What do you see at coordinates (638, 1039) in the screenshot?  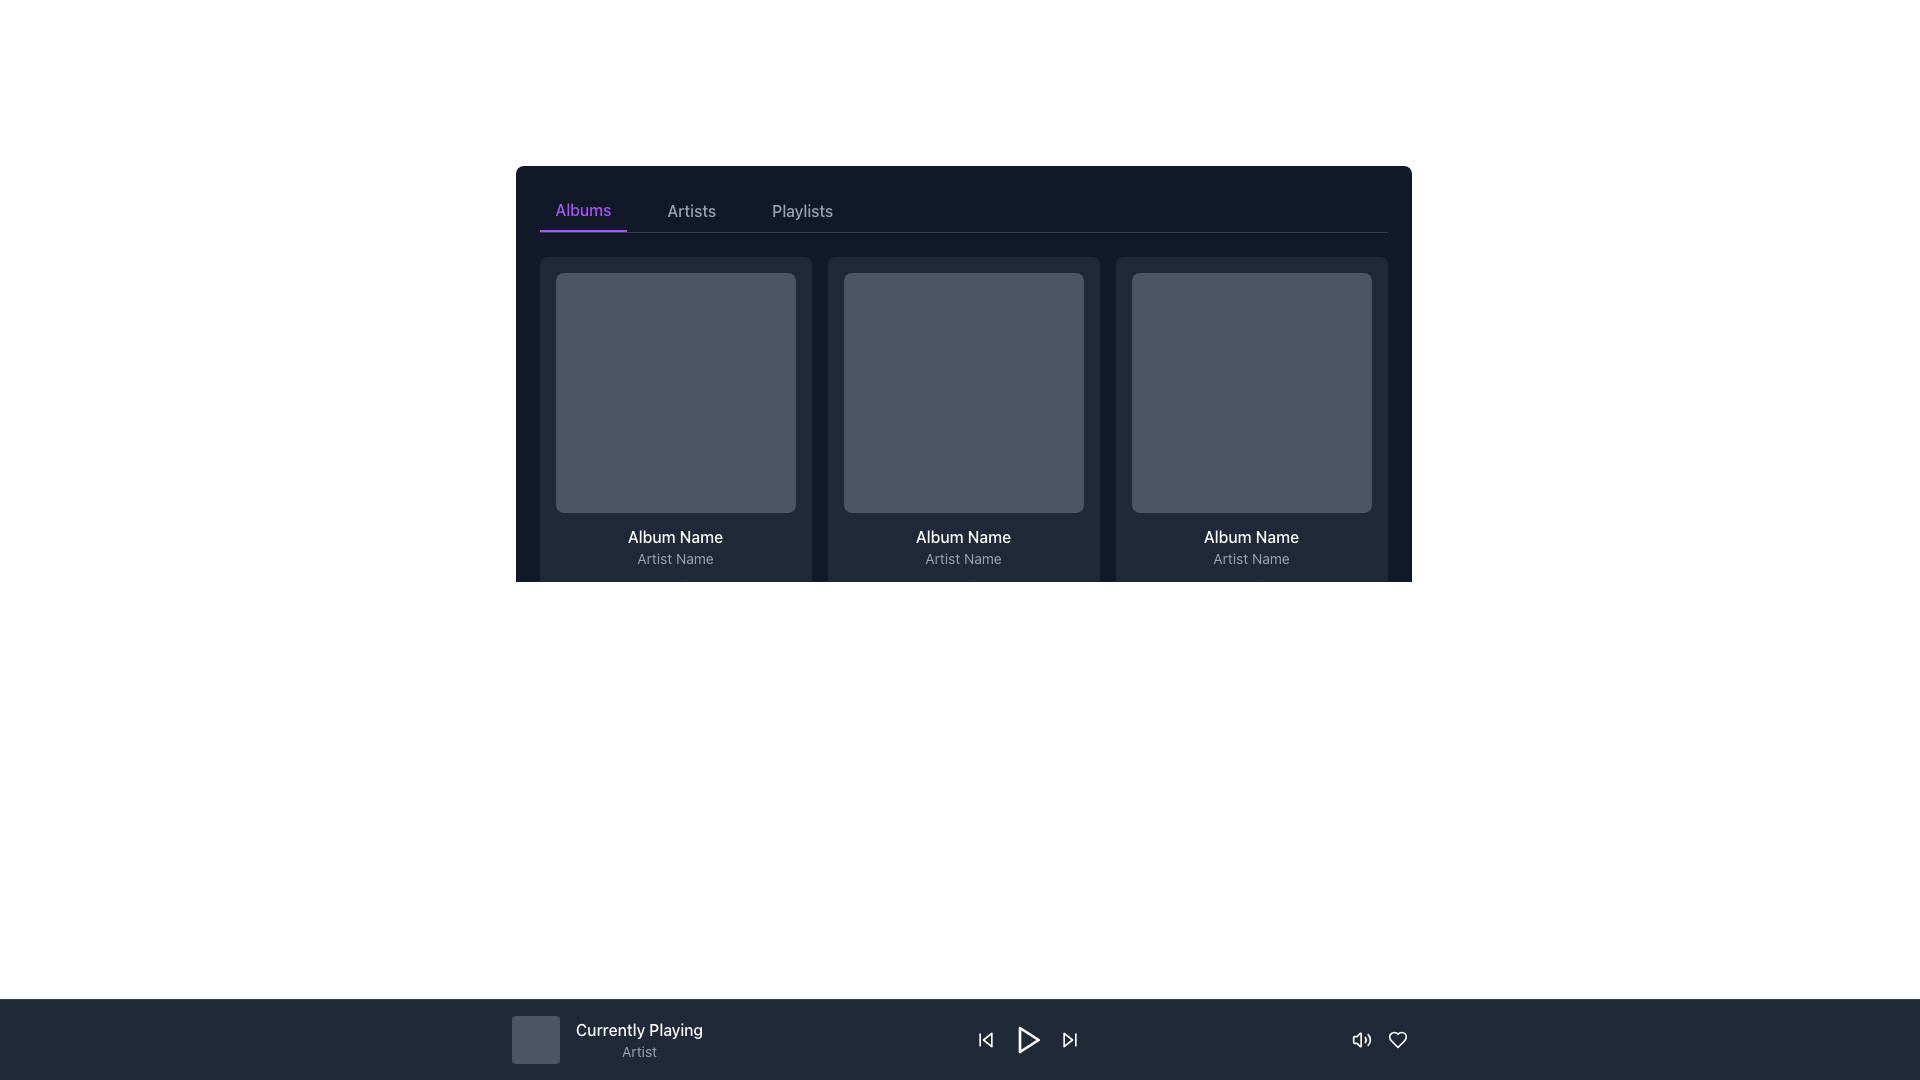 I see `the Text Display element that shows information about the currently playing track, located in the bottom control bar, between the placeholder image and playback controls` at bounding box center [638, 1039].